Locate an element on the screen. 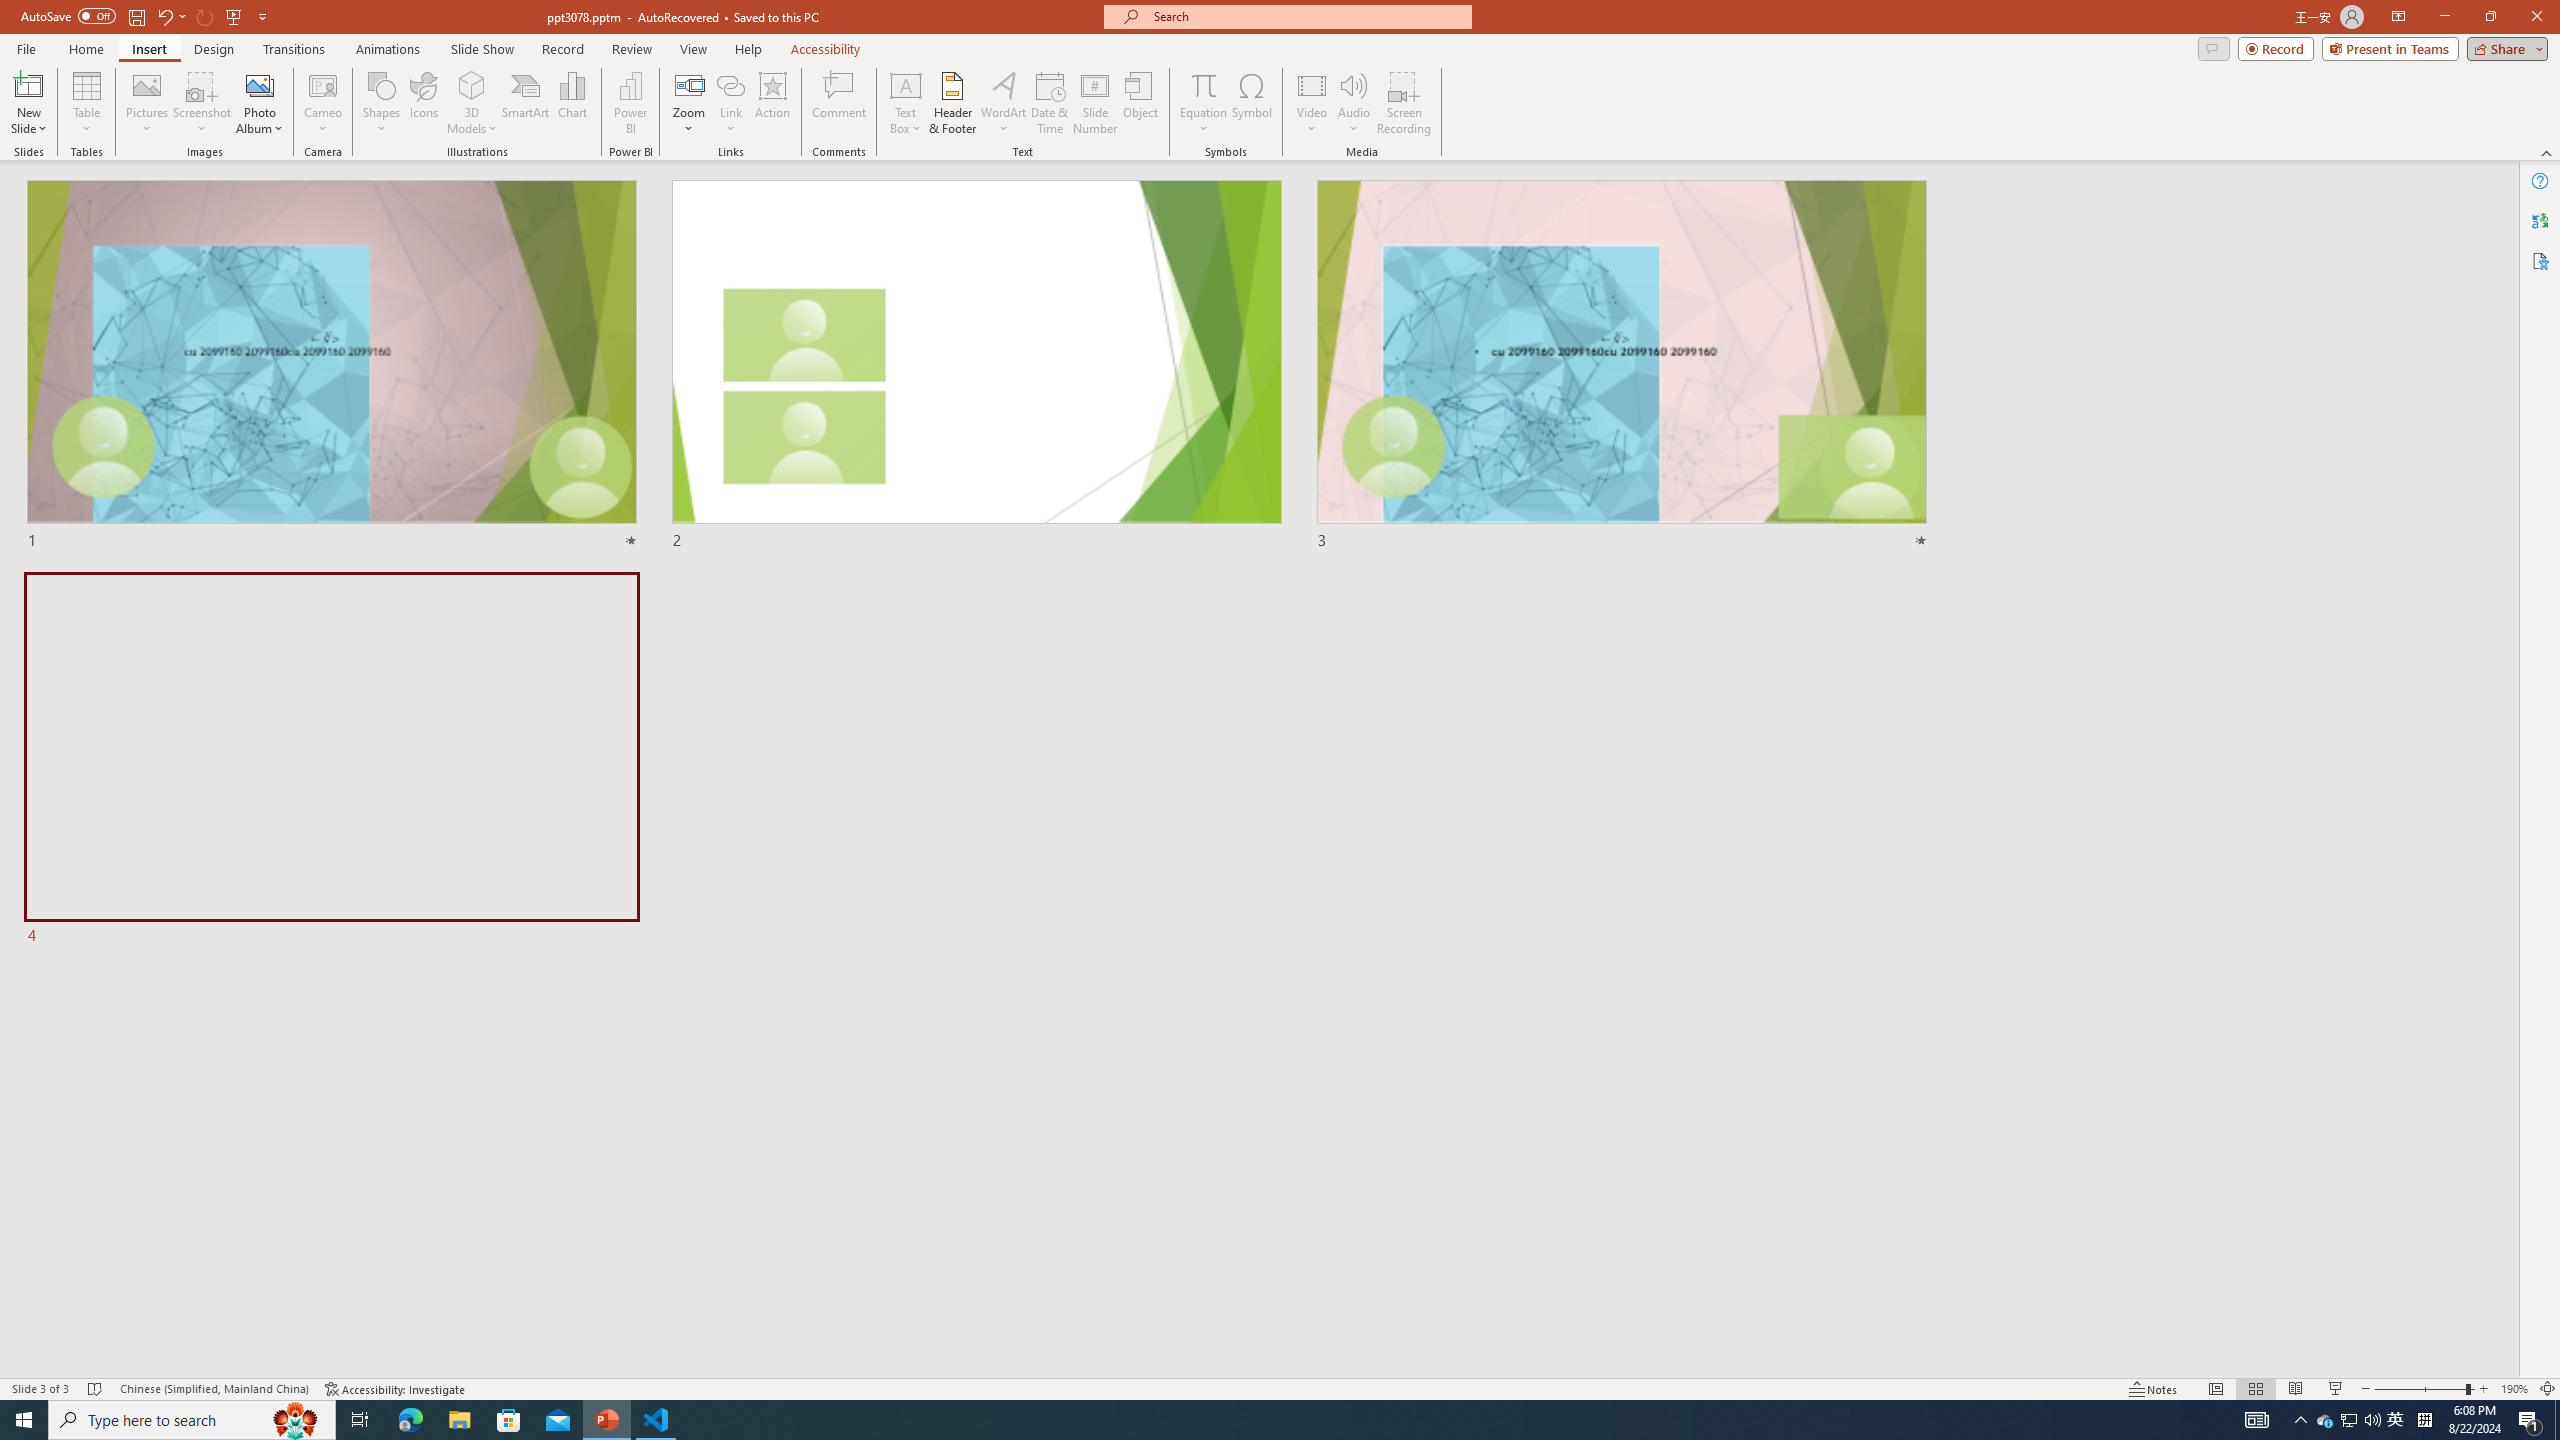 This screenshot has width=2560, height=1440. 'Zoom Out' is located at coordinates (2420, 1389).